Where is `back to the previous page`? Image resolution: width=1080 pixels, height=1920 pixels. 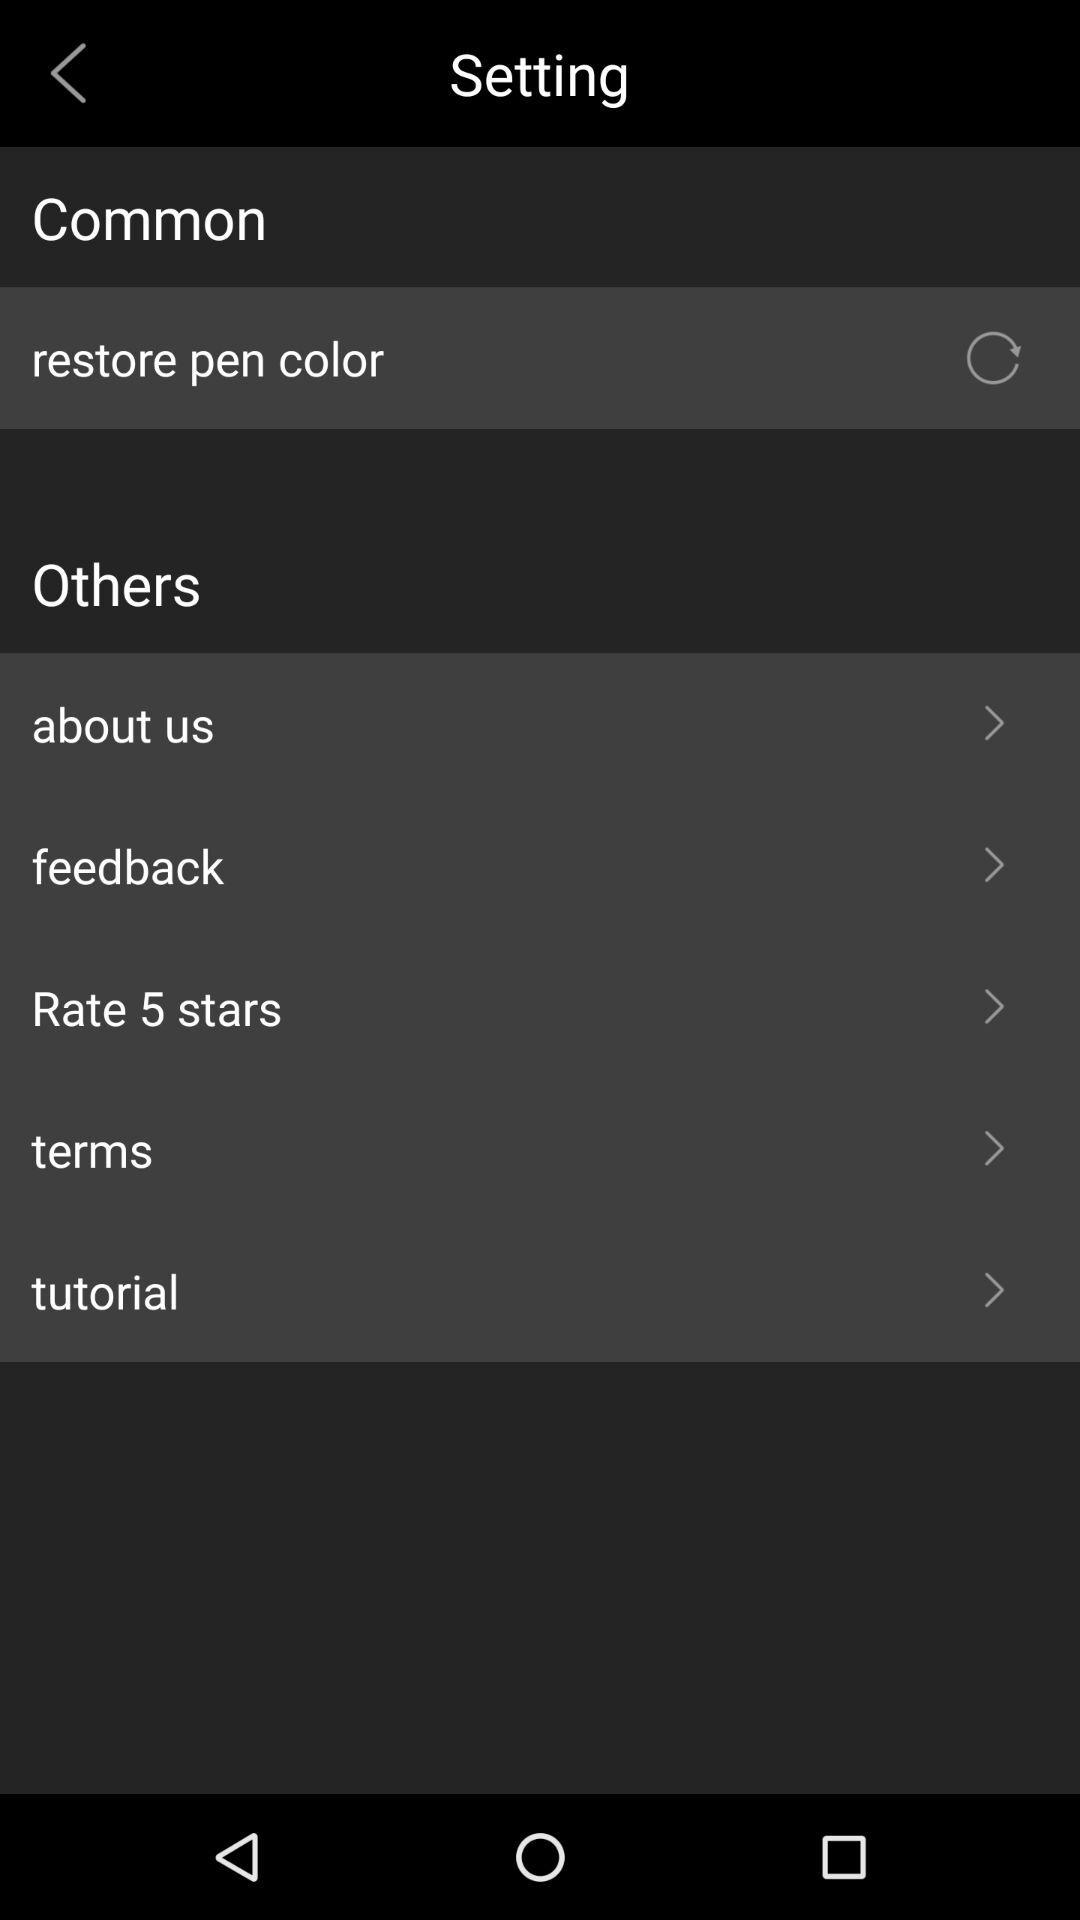 back to the previous page is located at coordinates (75, 73).